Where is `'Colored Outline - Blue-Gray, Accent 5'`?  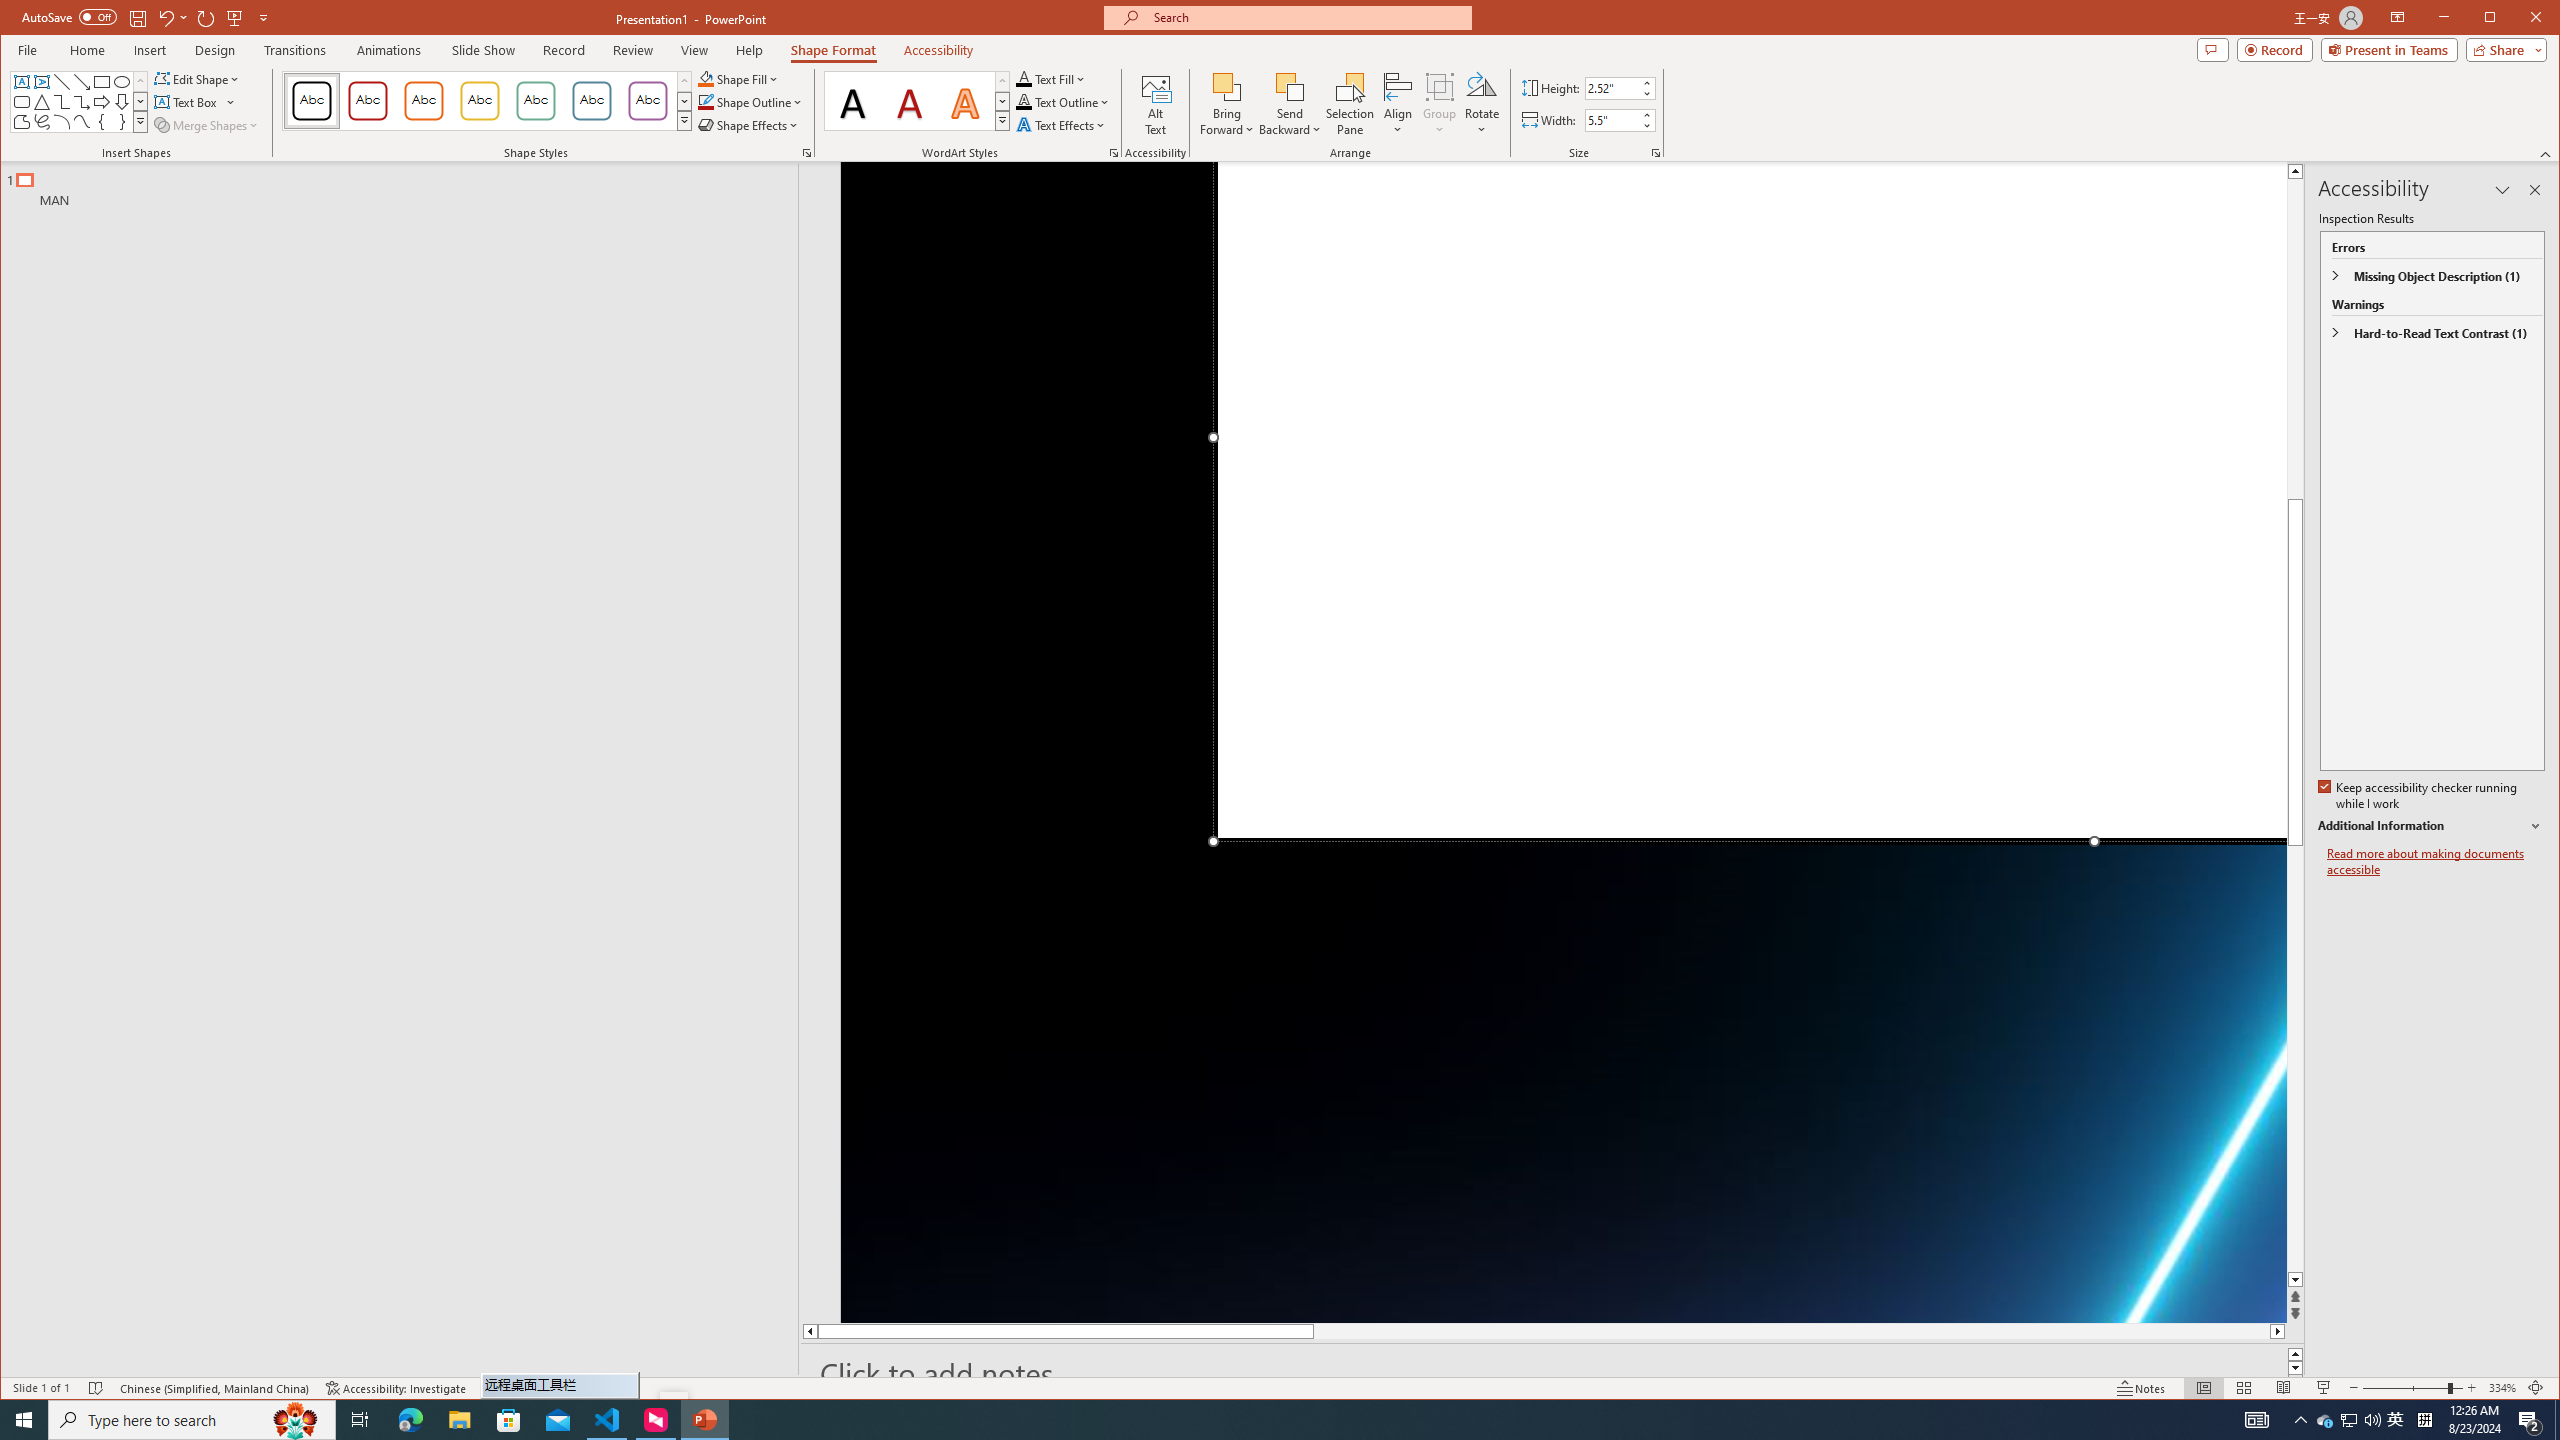 'Colored Outline - Blue-Gray, Accent 5' is located at coordinates (591, 100).